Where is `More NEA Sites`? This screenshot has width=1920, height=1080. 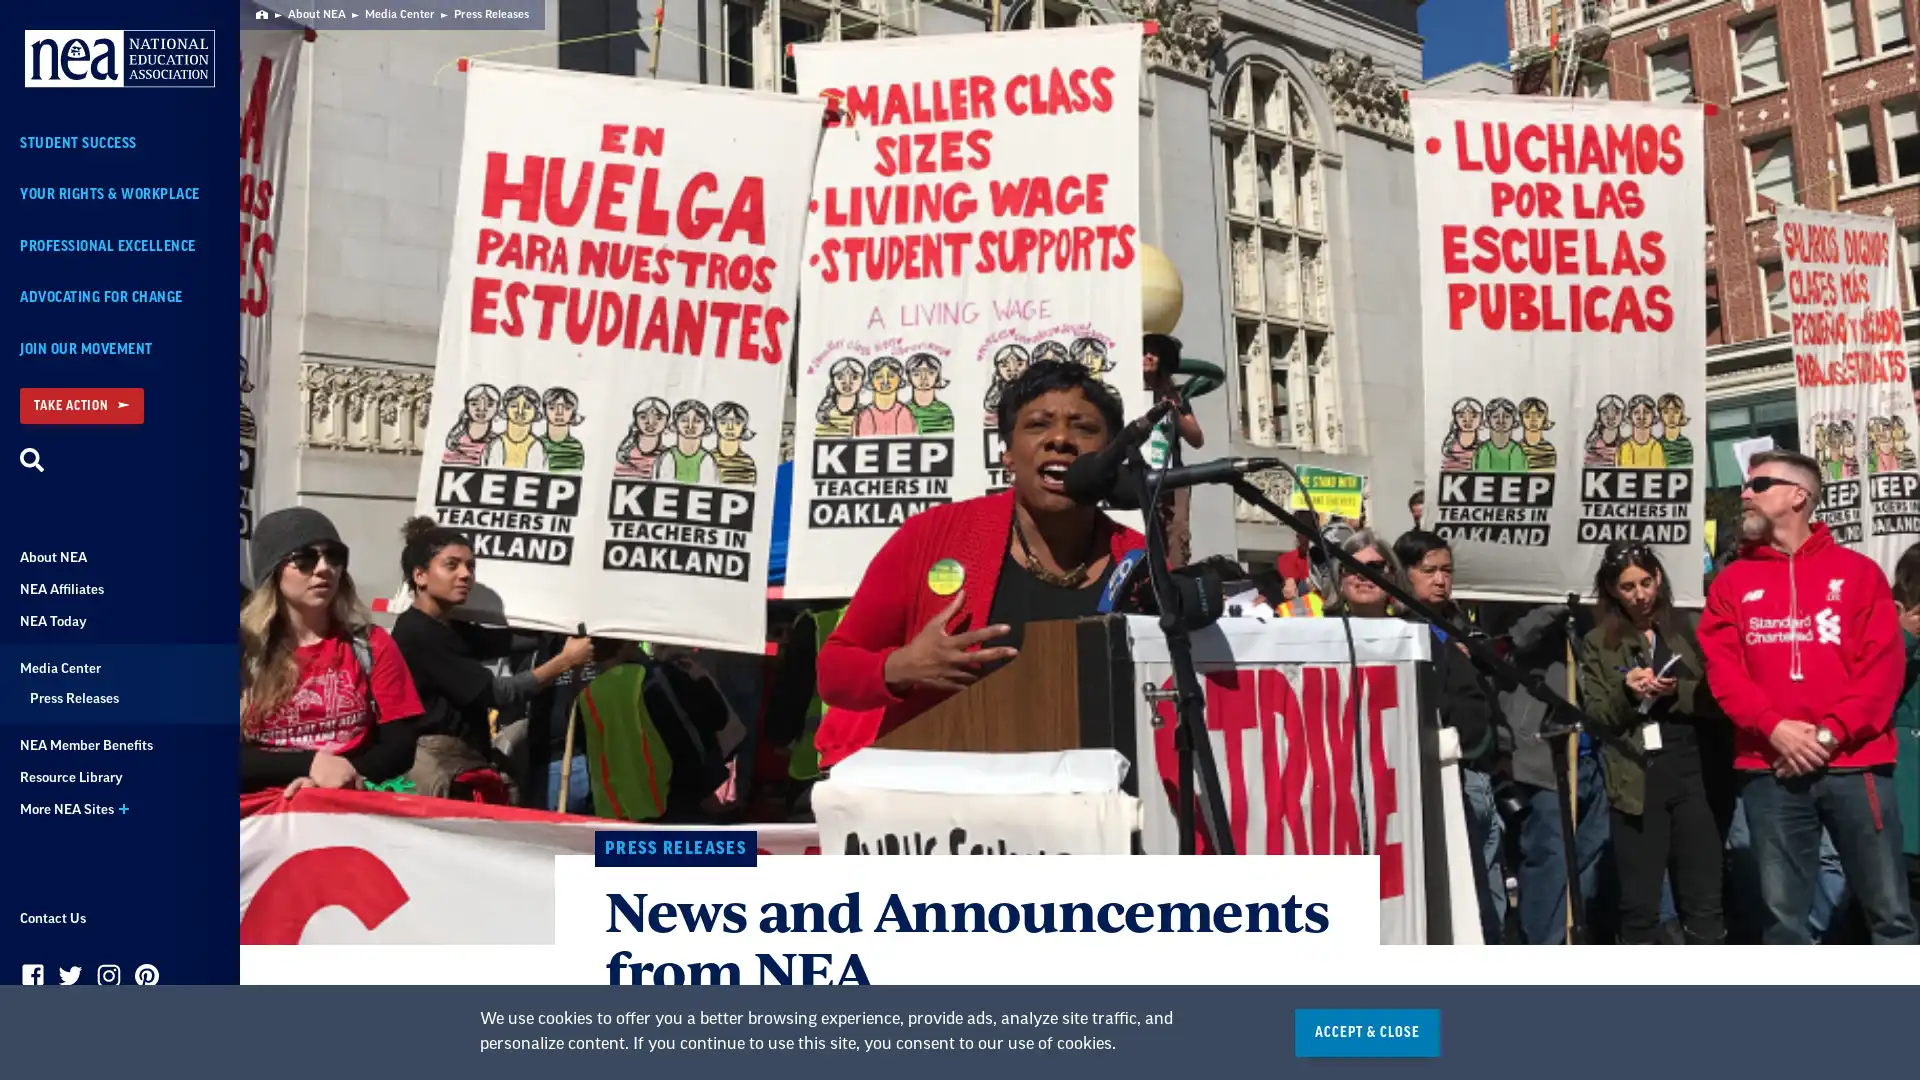 More NEA Sites is located at coordinates (119, 810).